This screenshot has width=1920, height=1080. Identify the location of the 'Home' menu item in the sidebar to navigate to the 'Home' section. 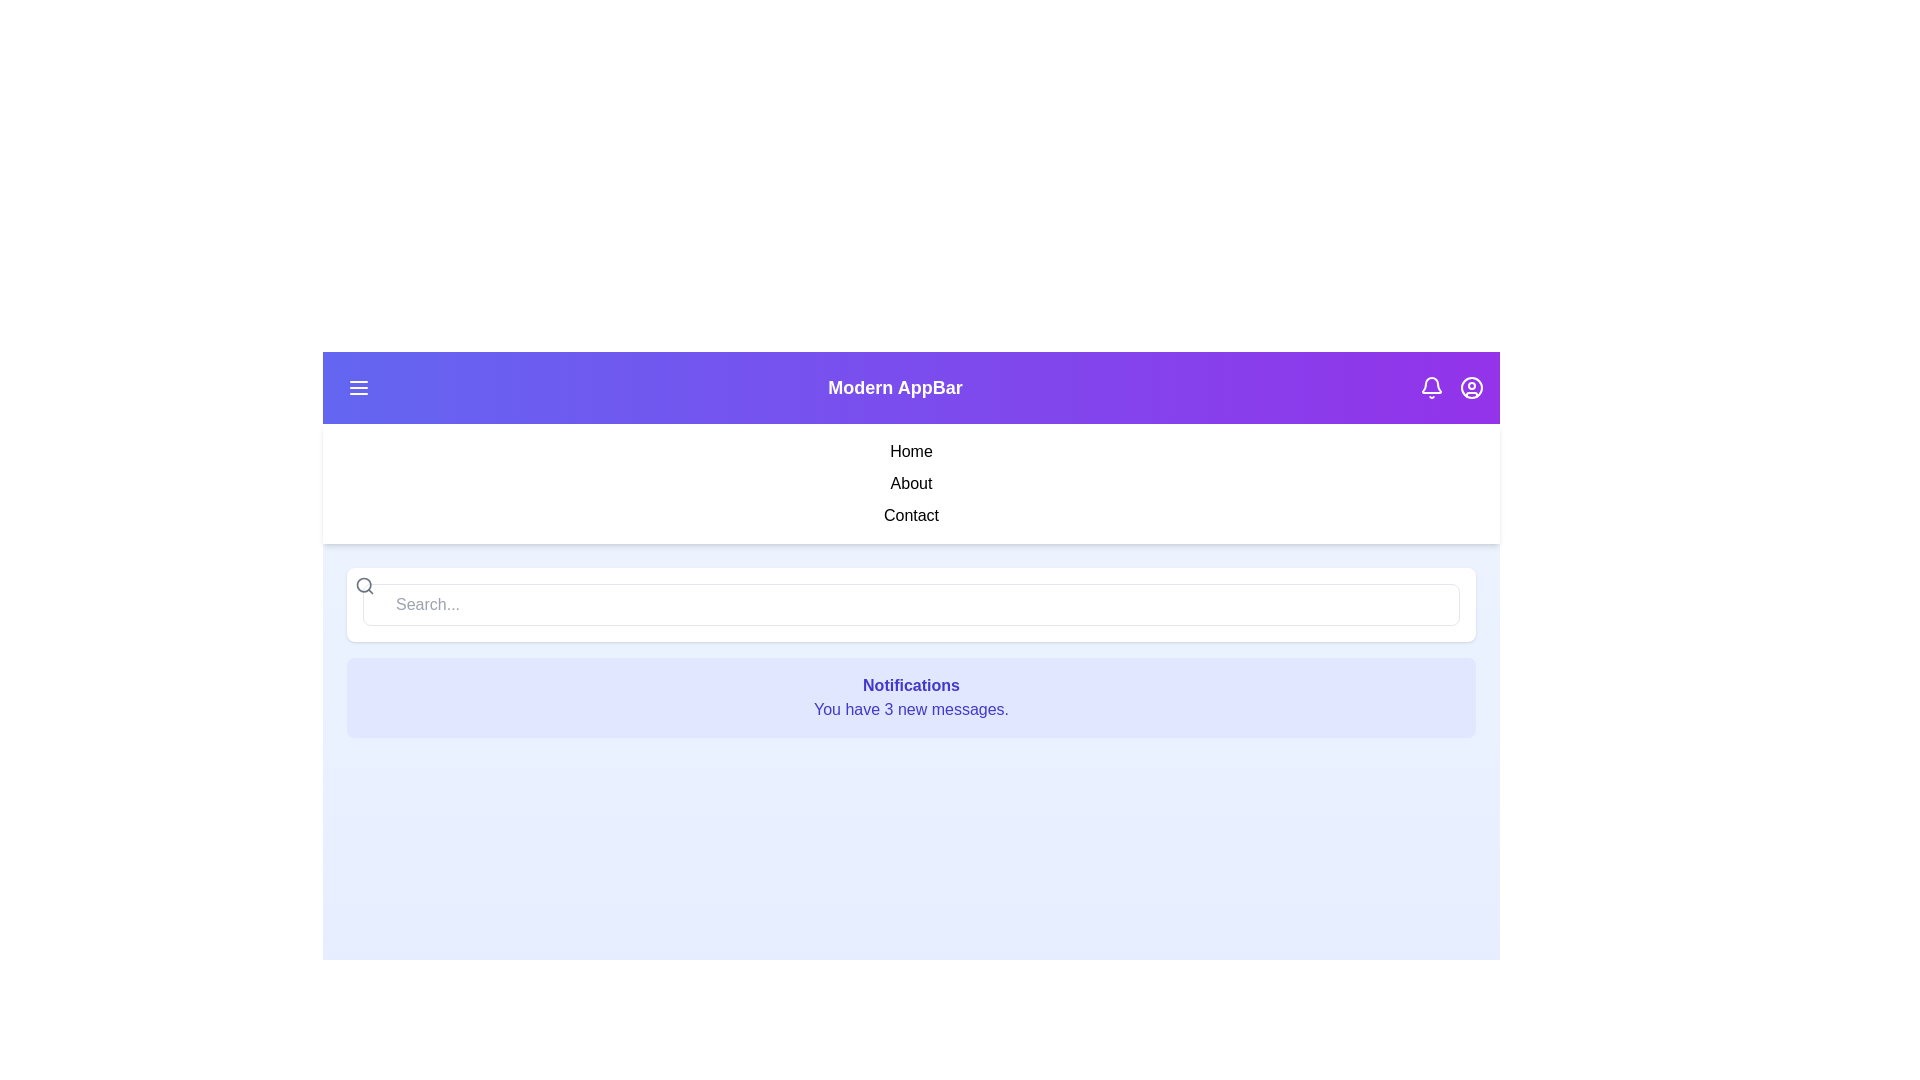
(910, 451).